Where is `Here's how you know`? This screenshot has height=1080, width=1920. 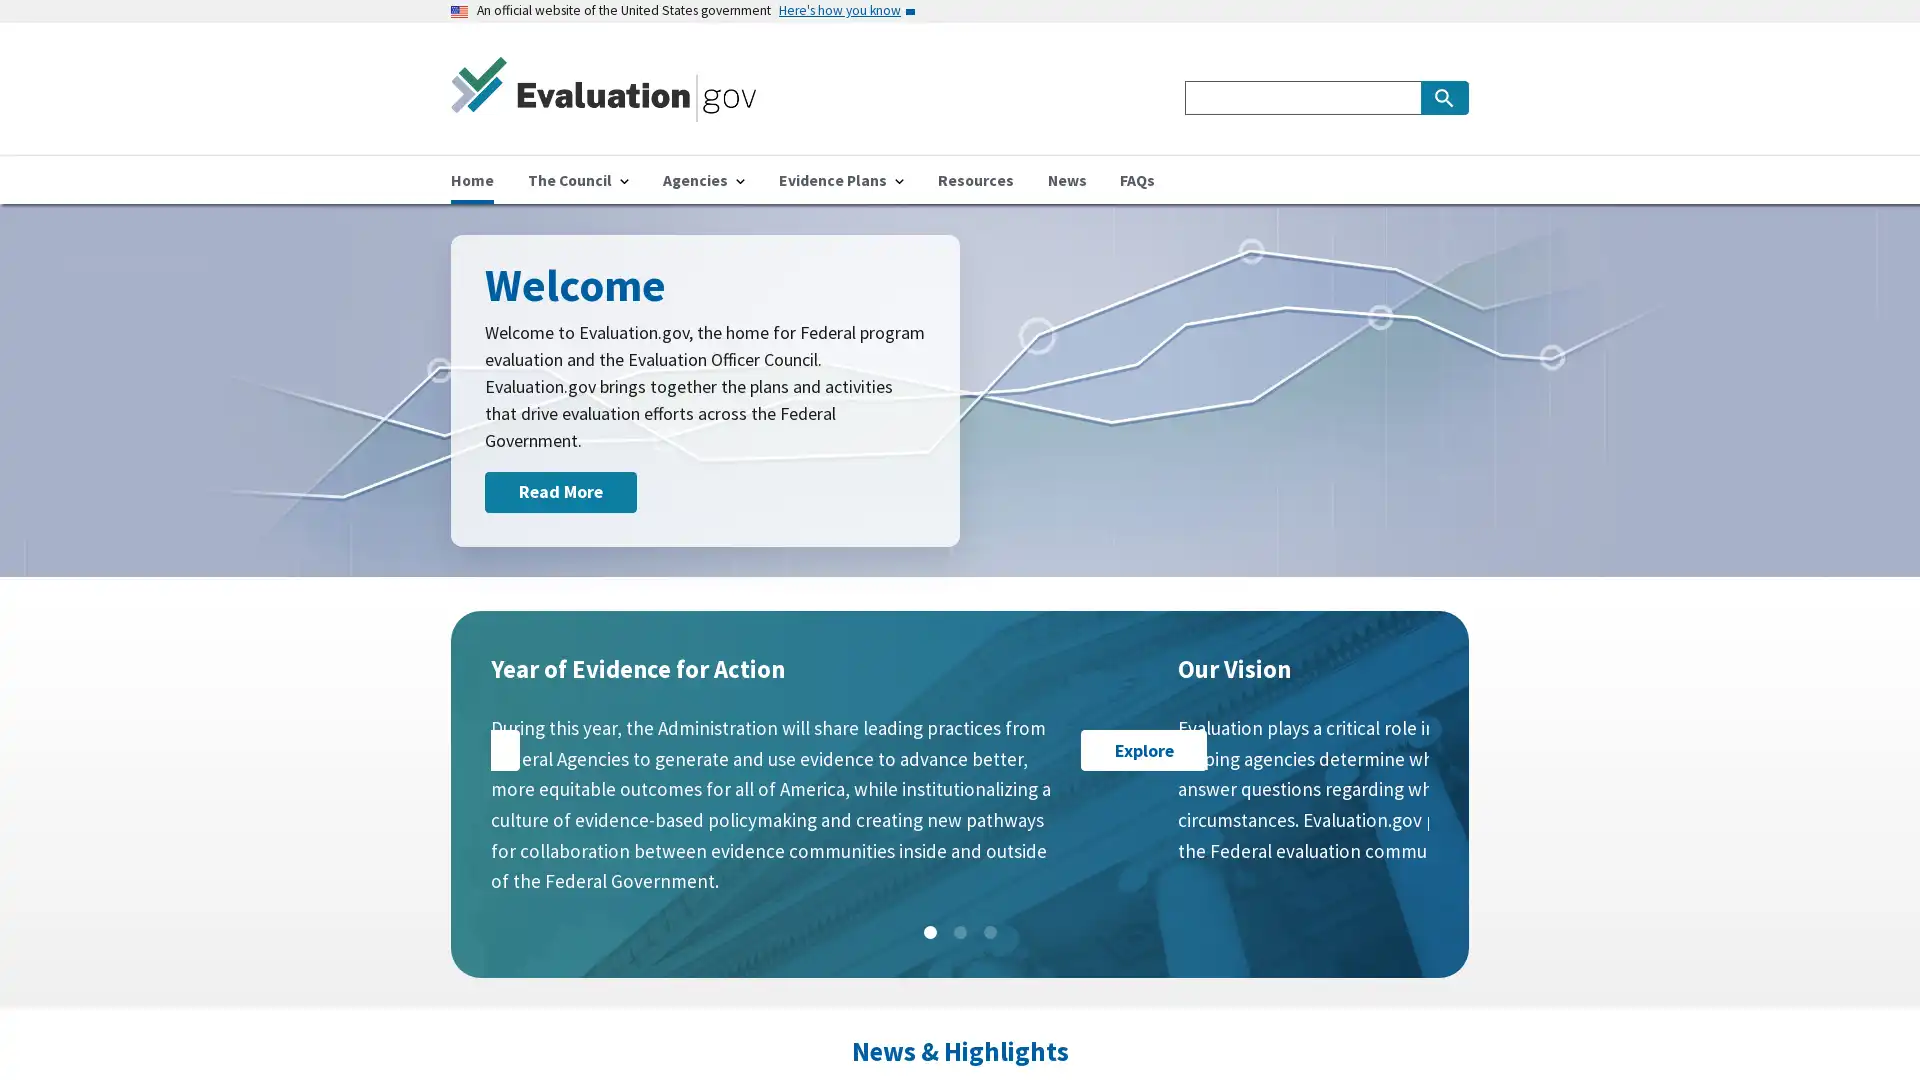 Here's how you know is located at coordinates (846, 11).